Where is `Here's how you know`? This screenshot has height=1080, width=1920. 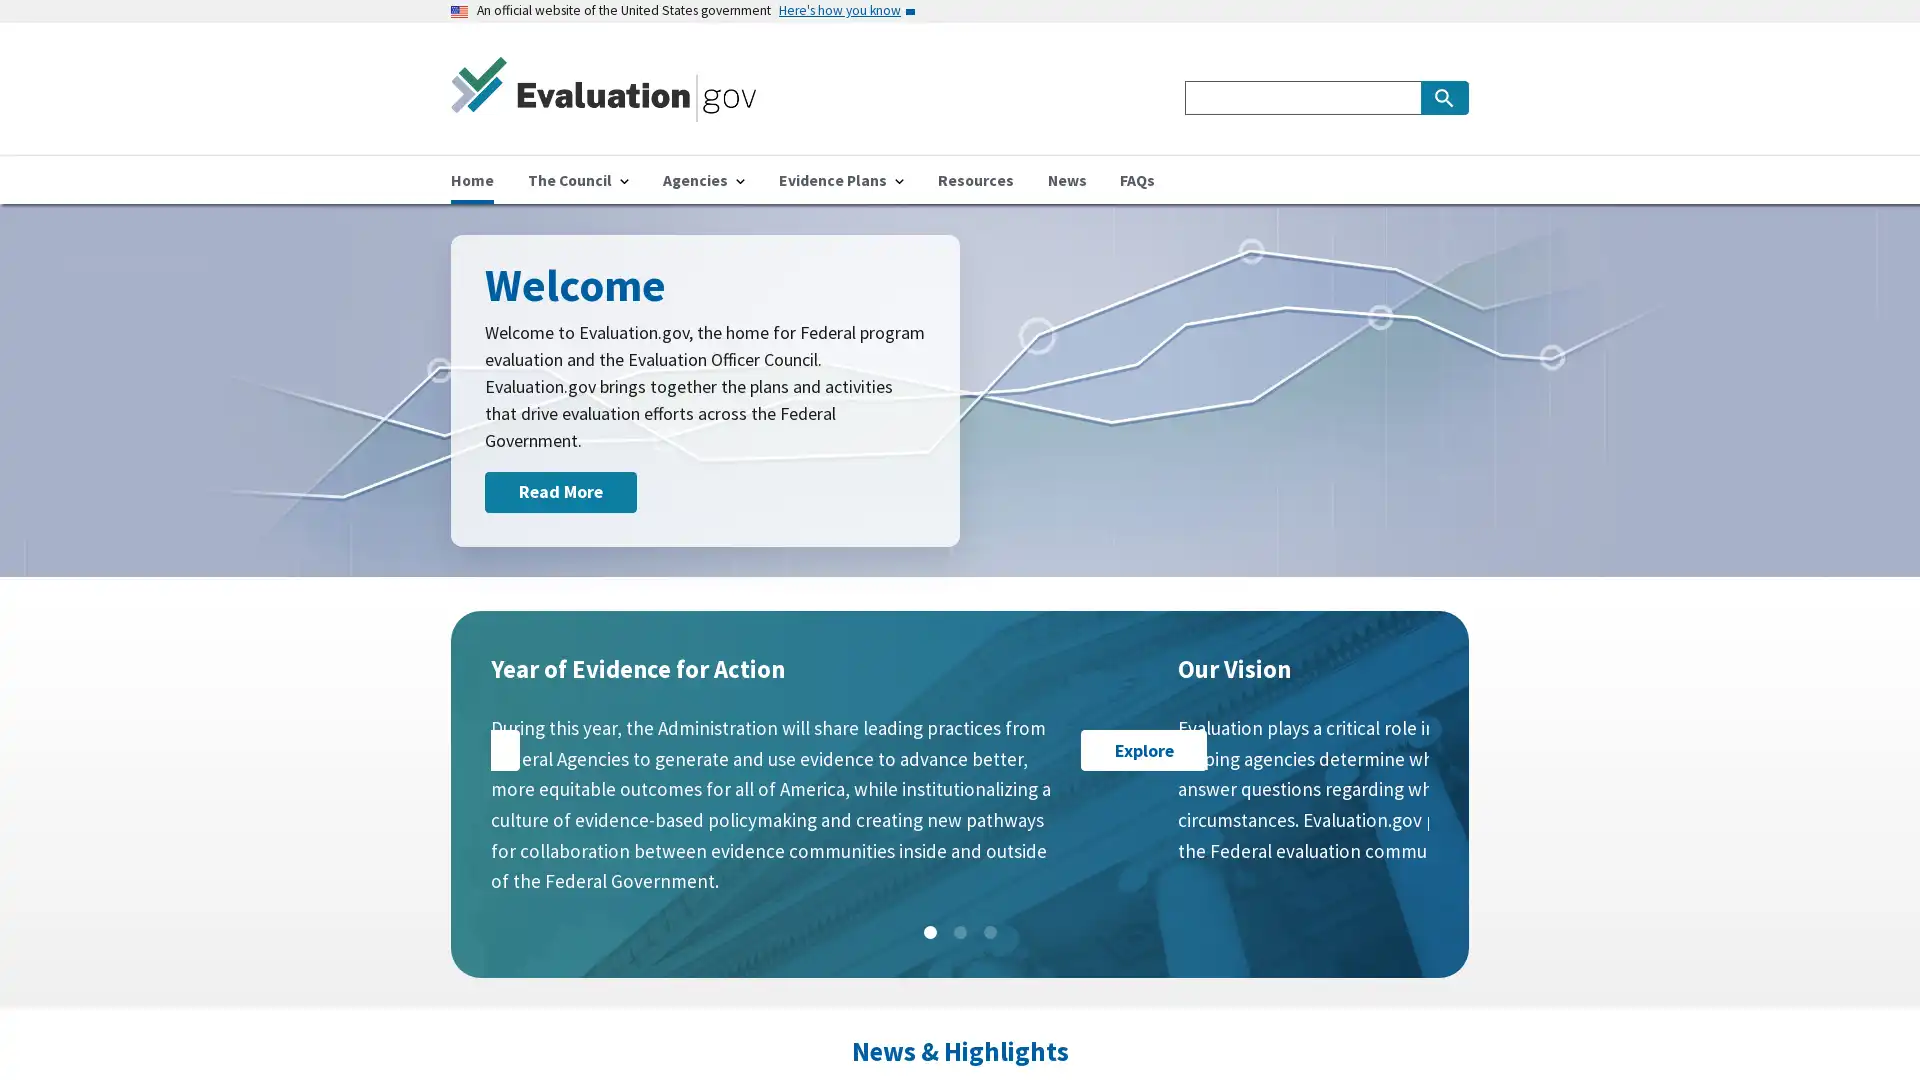 Here's how you know is located at coordinates (846, 11).